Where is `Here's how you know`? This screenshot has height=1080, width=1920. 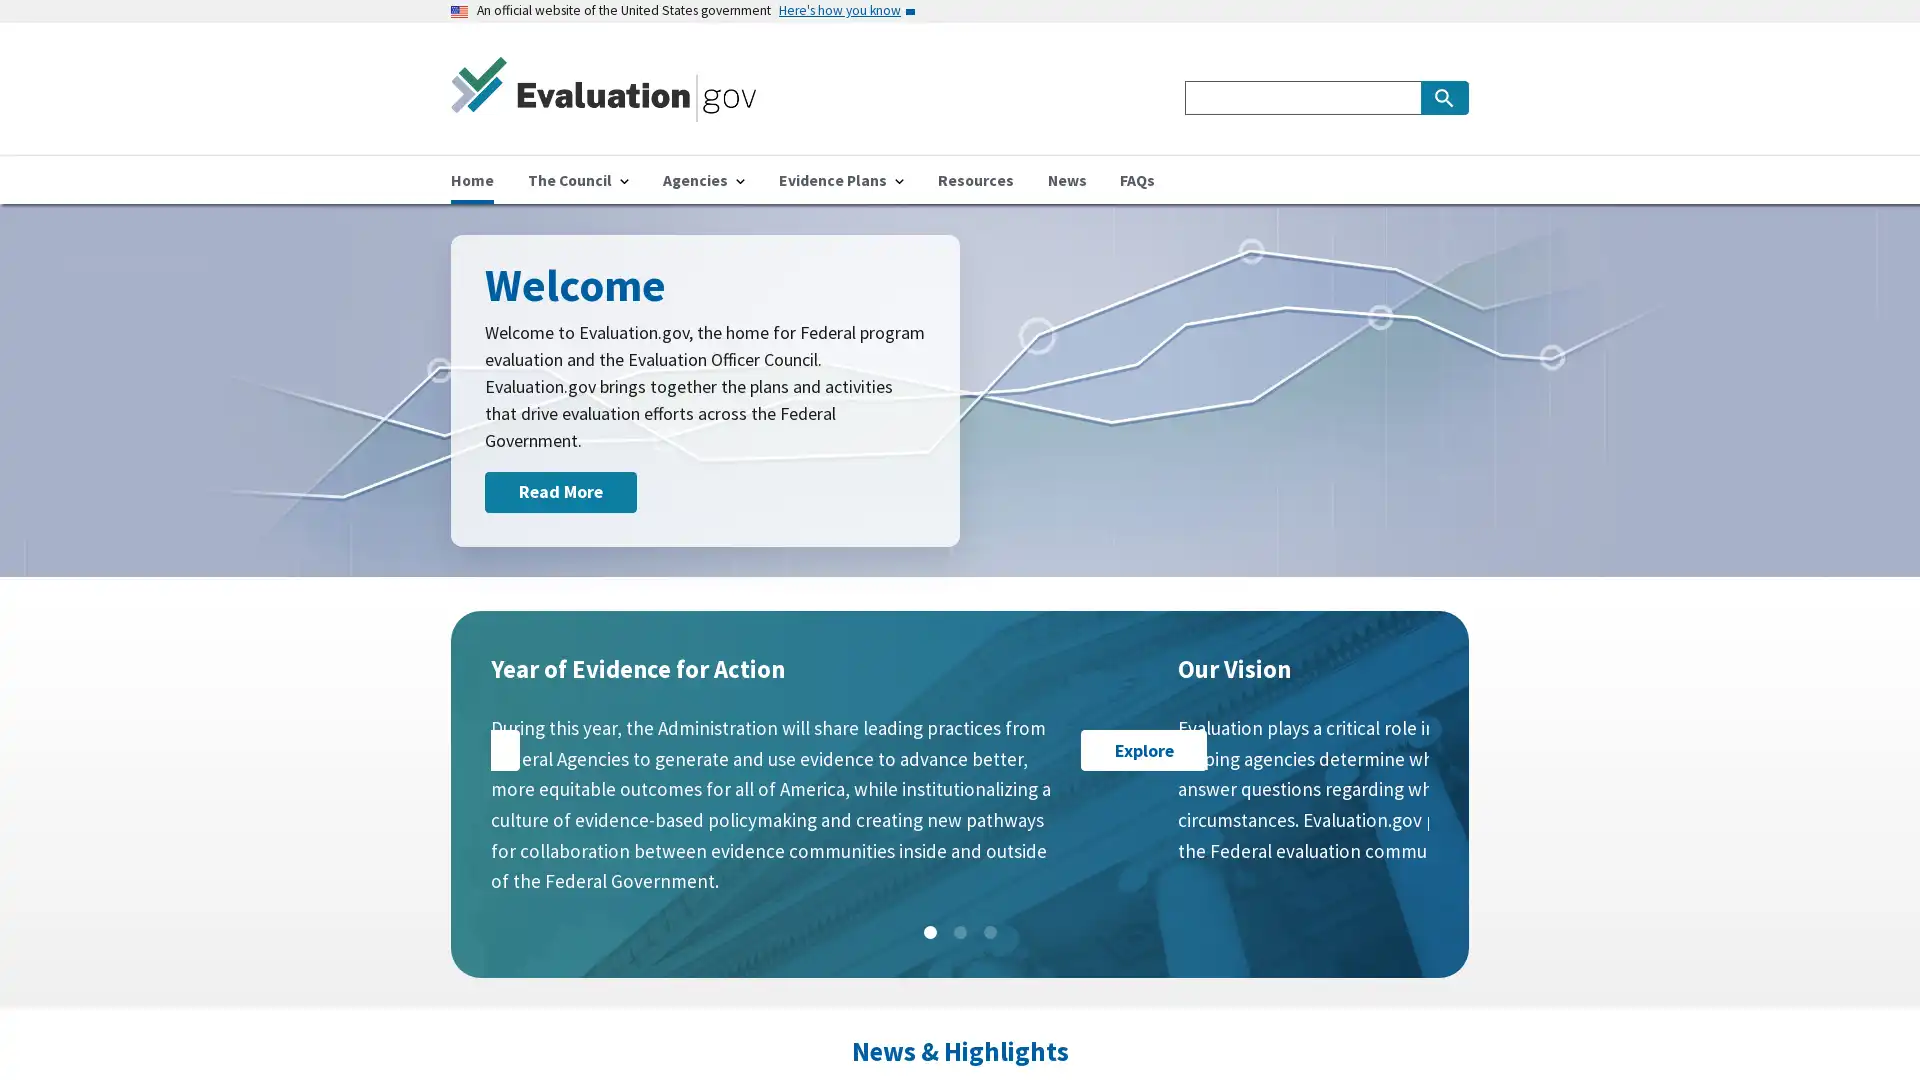 Here's how you know is located at coordinates (846, 11).